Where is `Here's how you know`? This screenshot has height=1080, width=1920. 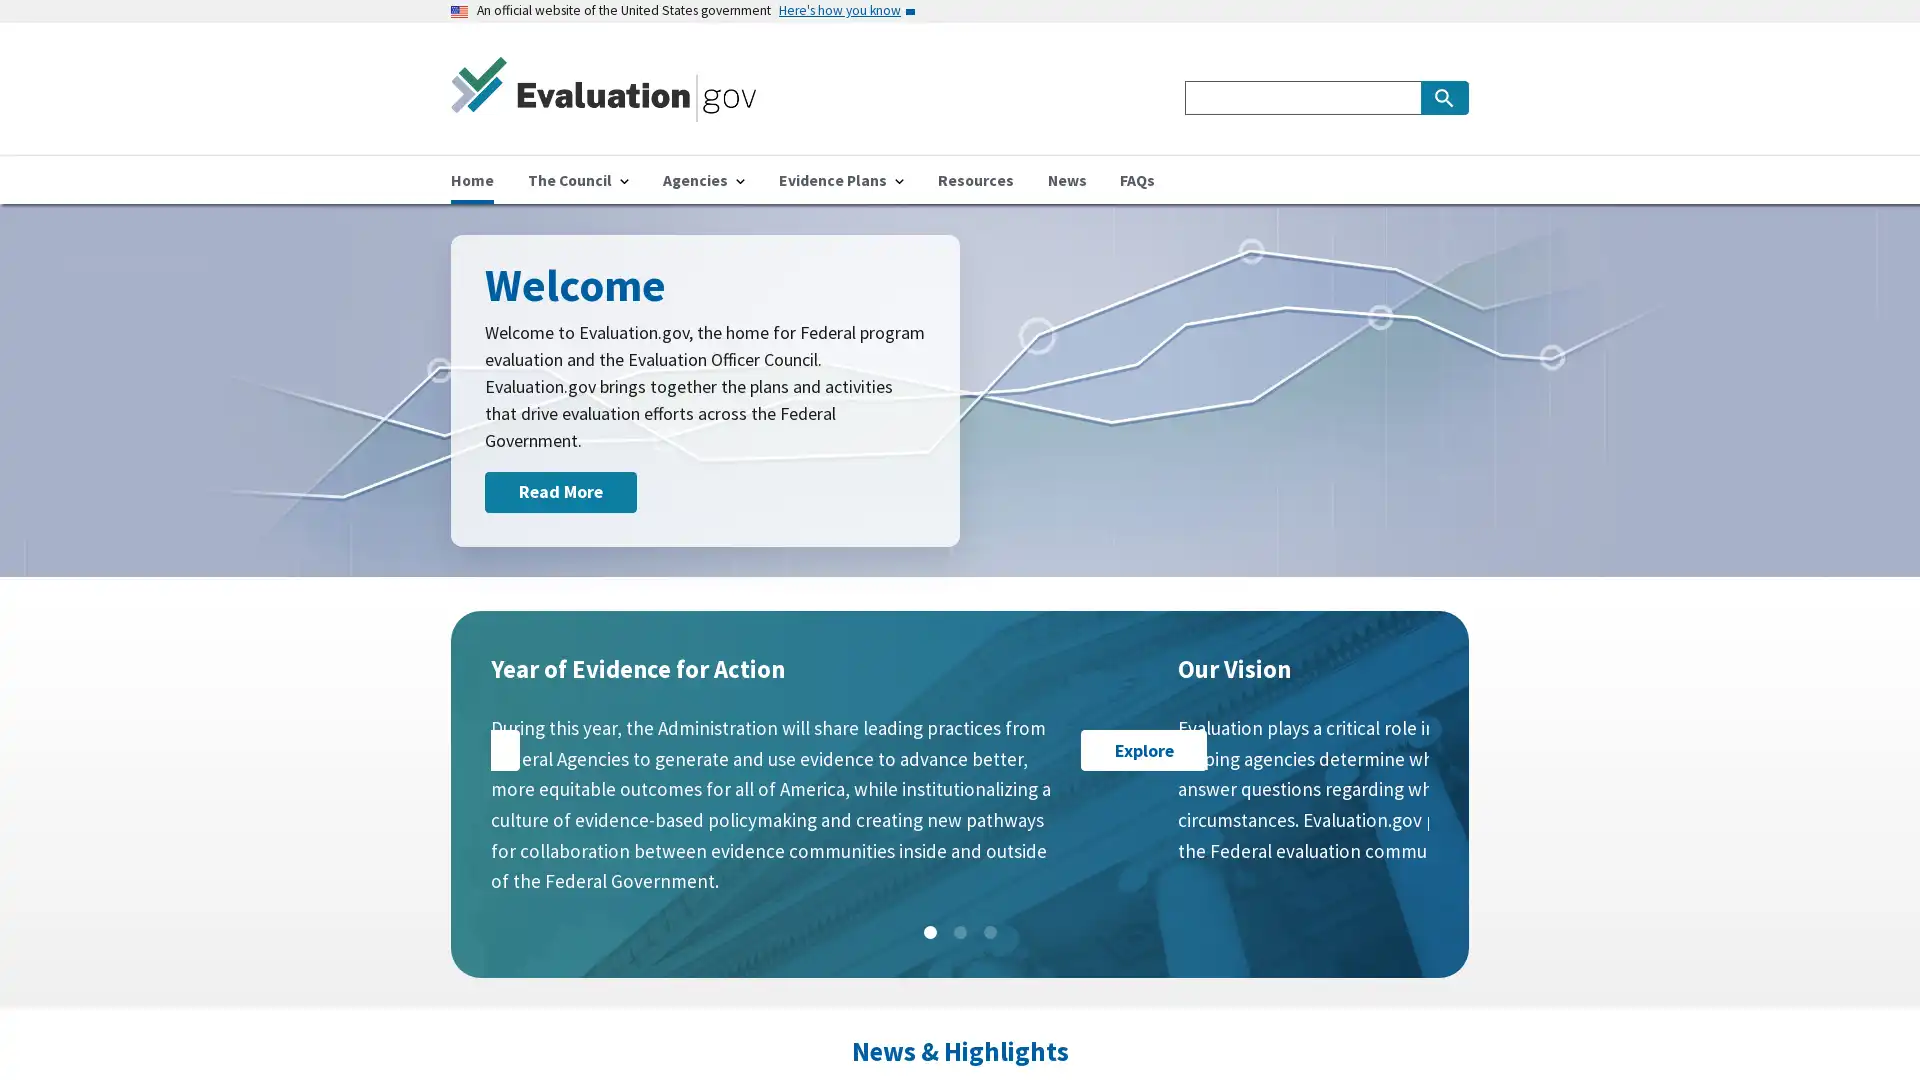 Here's how you know is located at coordinates (846, 11).